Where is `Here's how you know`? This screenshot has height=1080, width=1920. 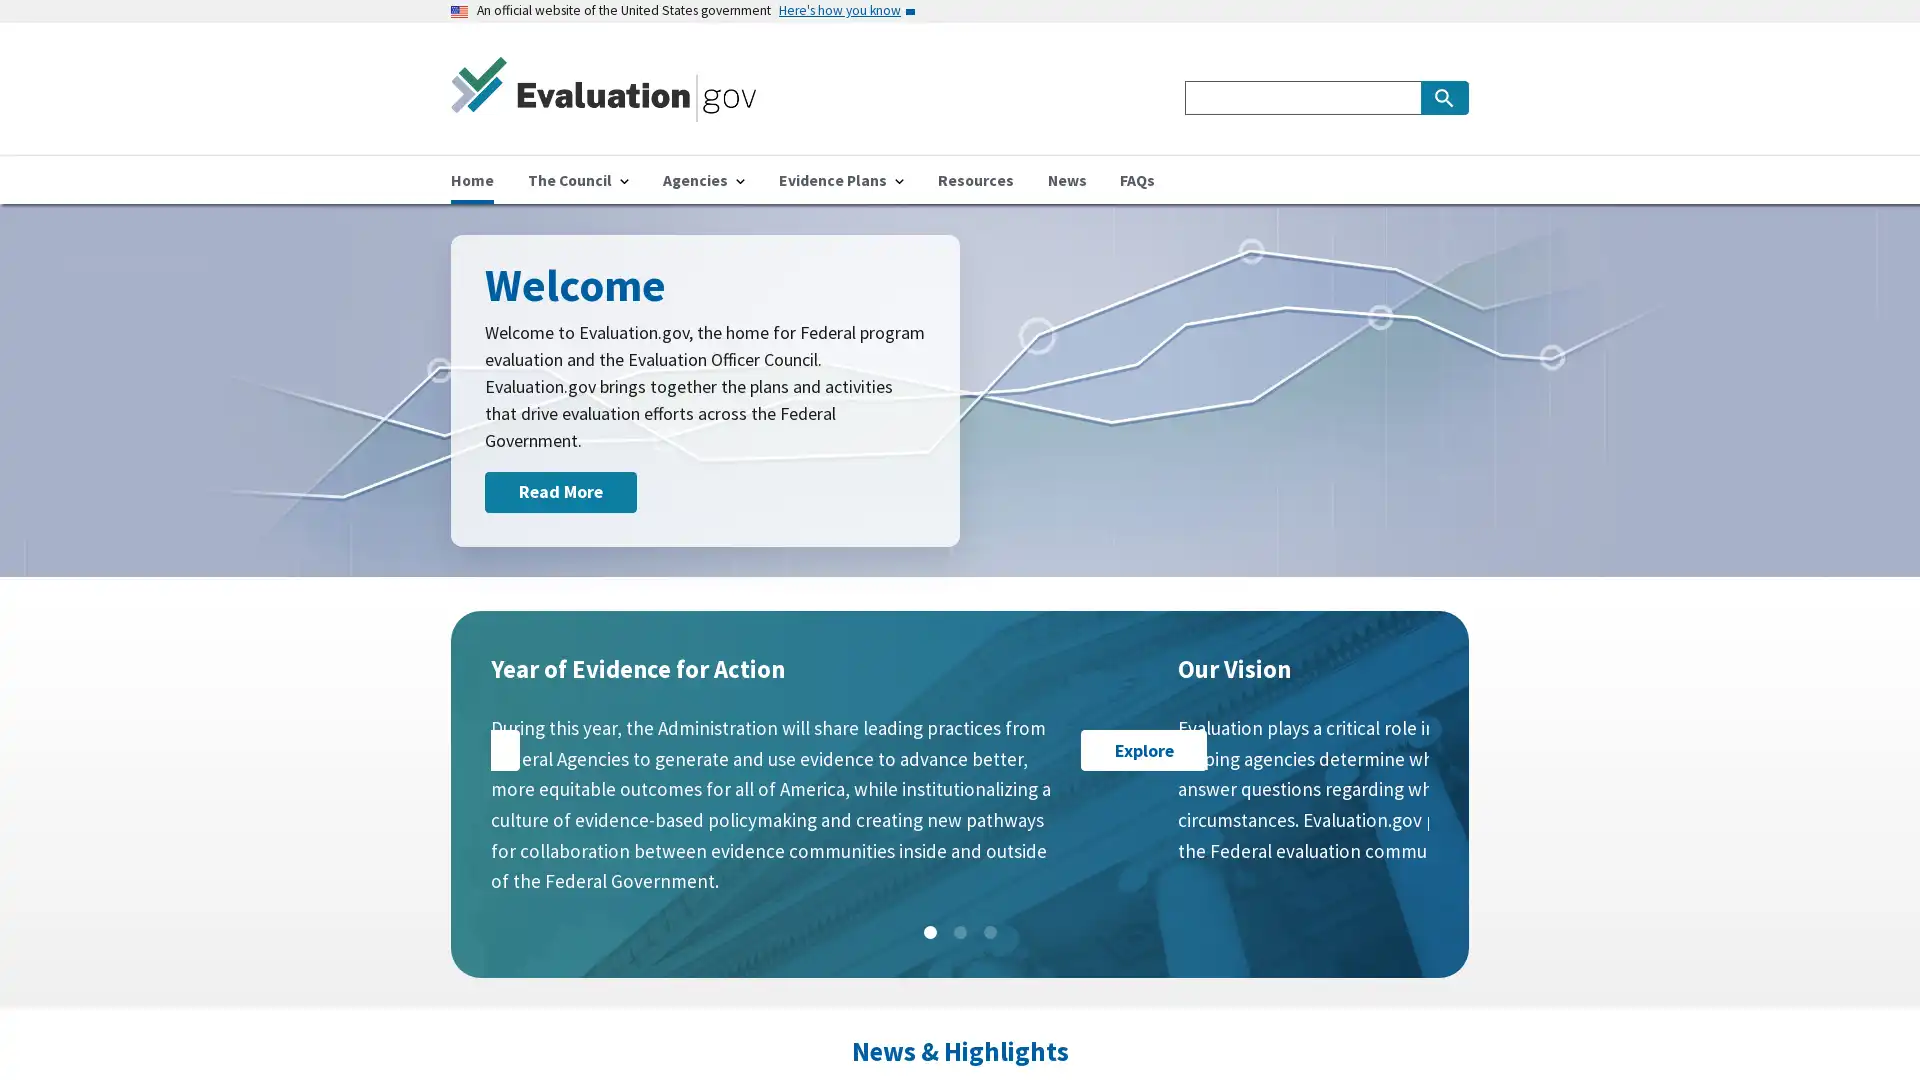 Here's how you know is located at coordinates (846, 11).